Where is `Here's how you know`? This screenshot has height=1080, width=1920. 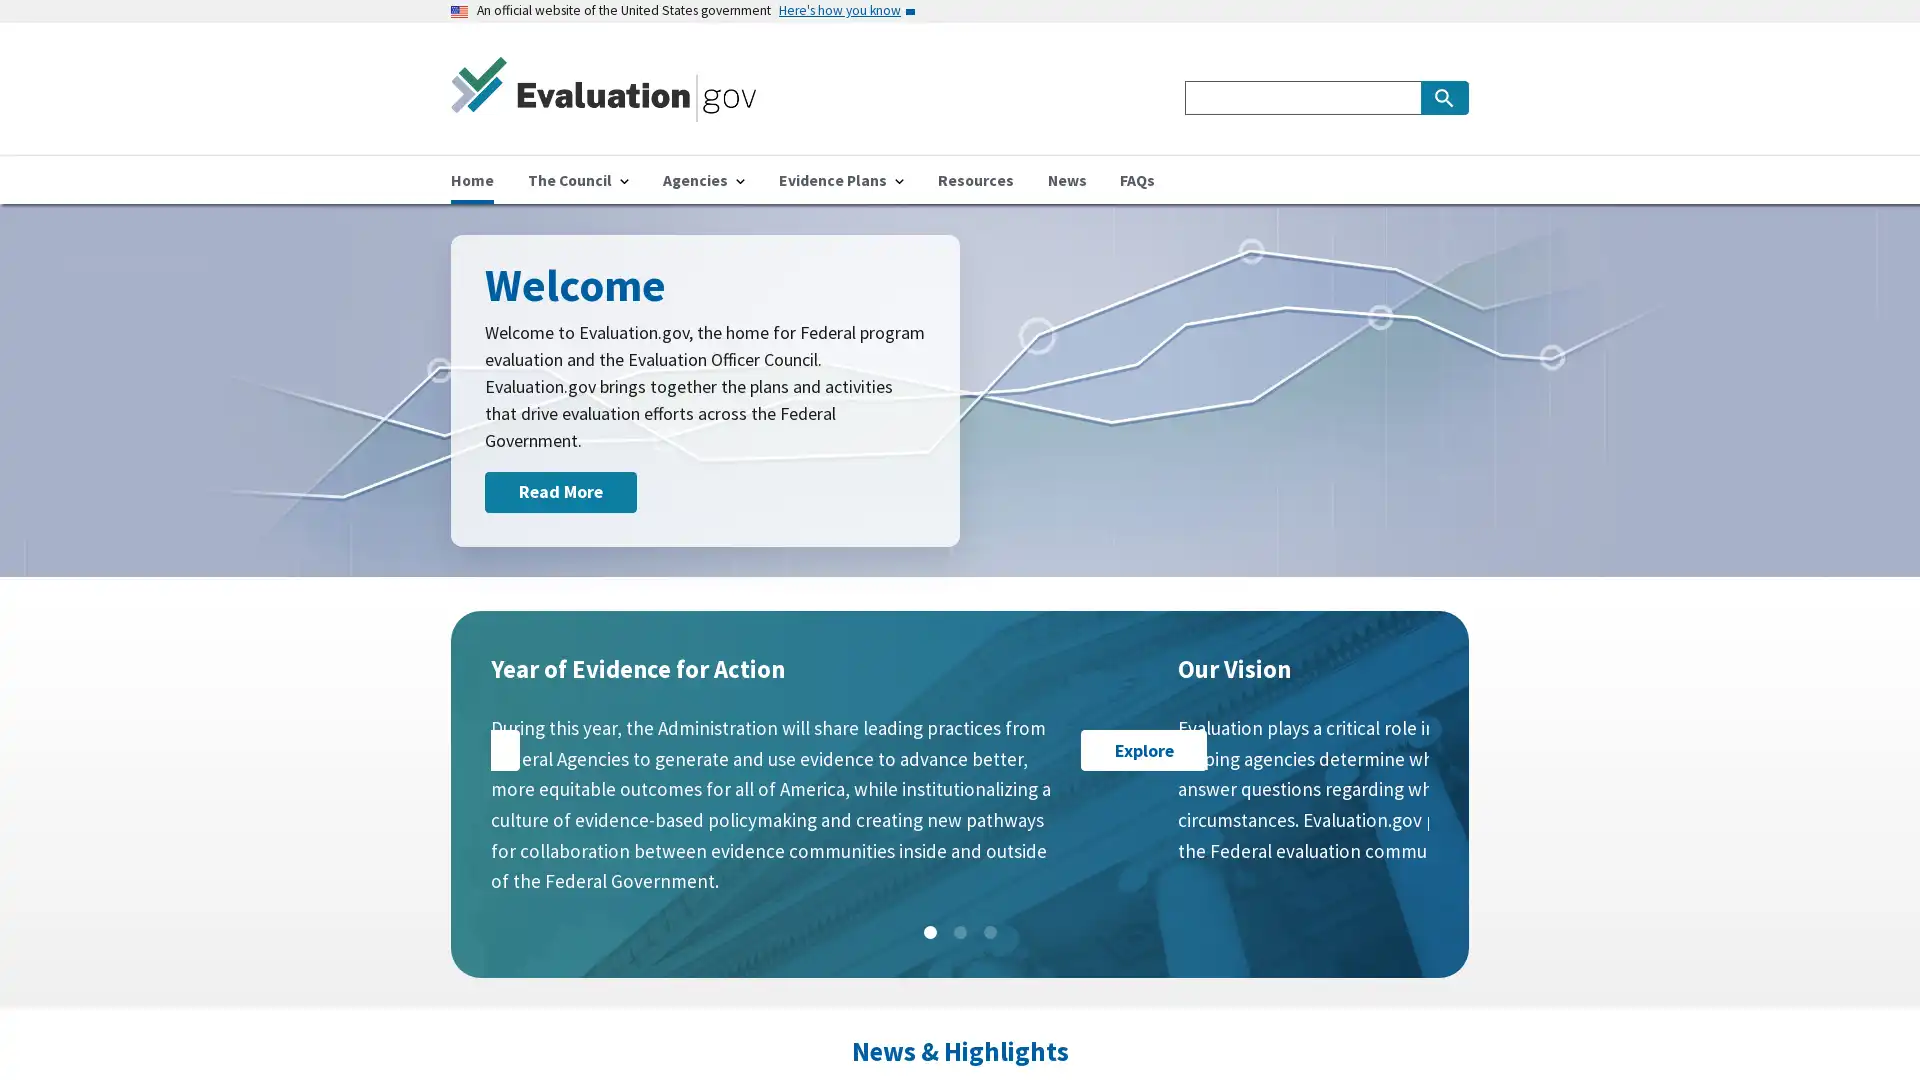 Here's how you know is located at coordinates (846, 11).